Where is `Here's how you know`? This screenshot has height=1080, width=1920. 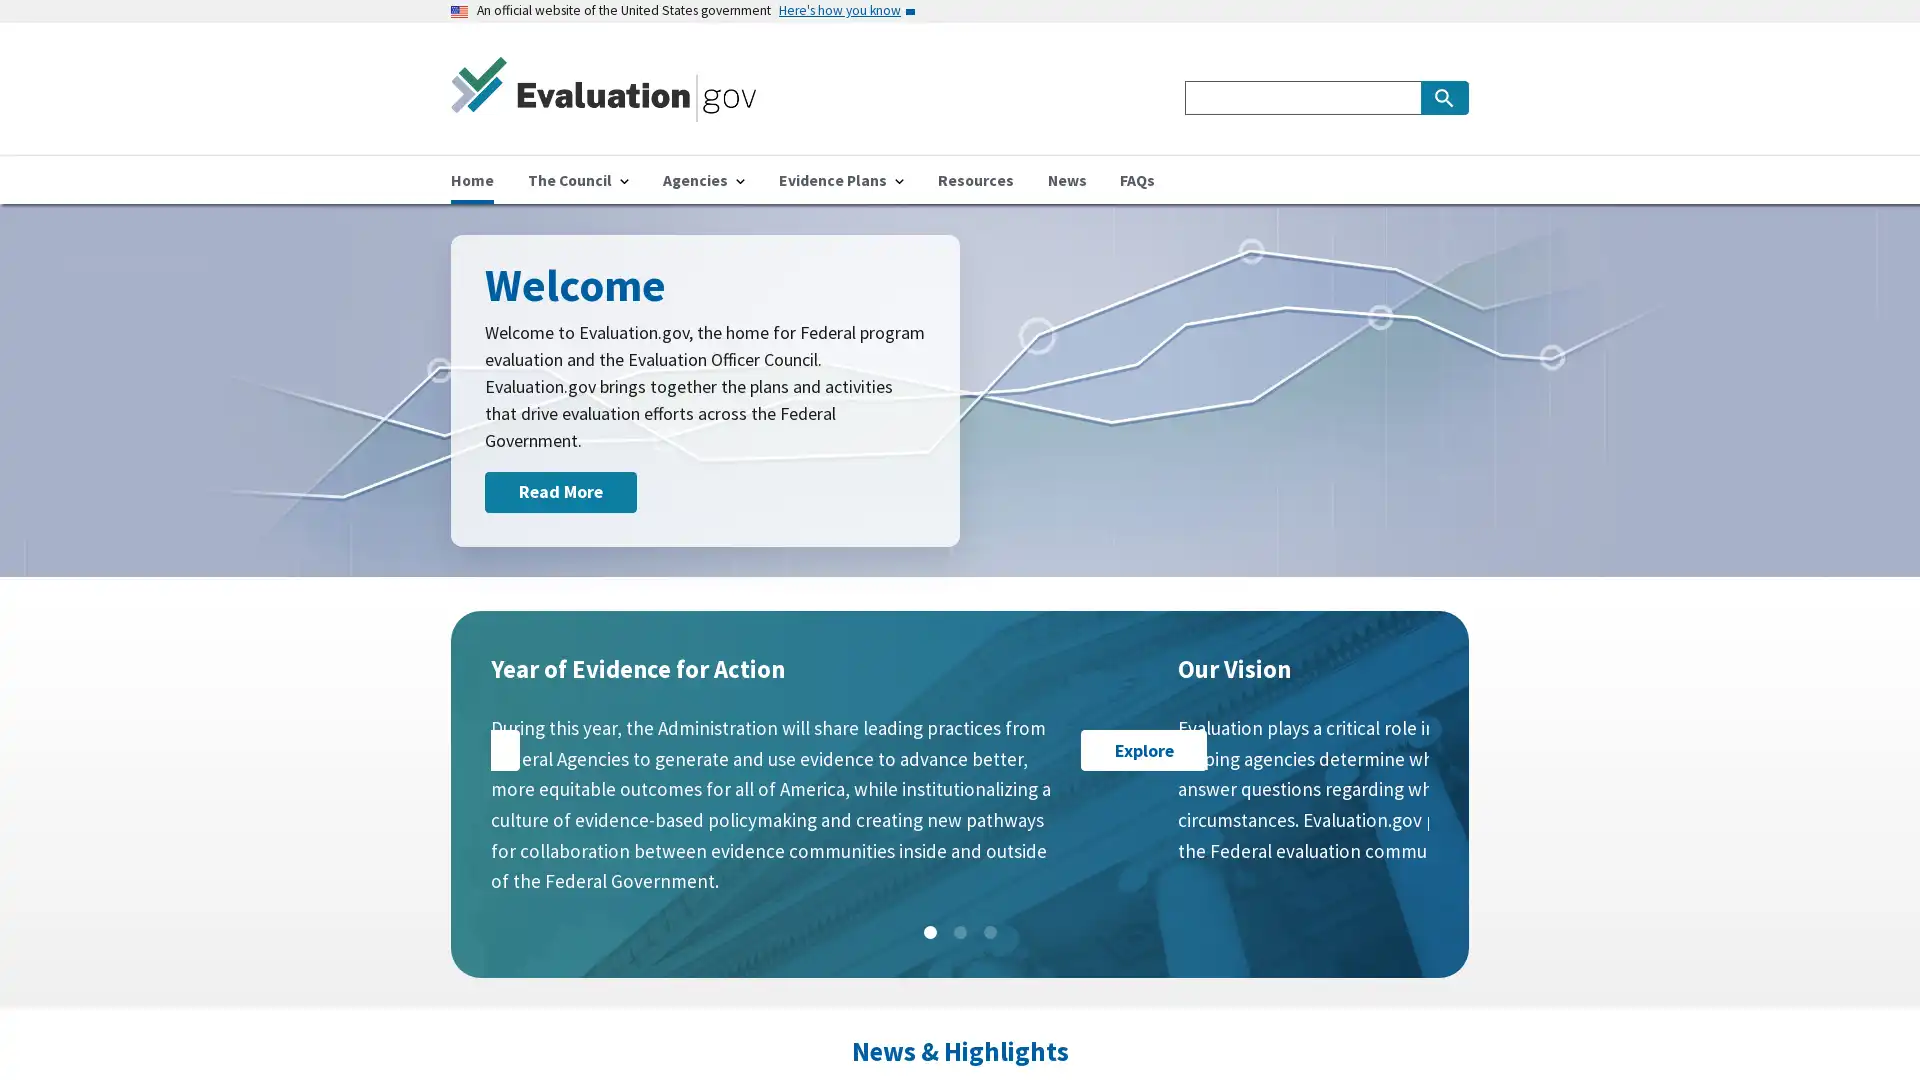 Here's how you know is located at coordinates (846, 11).